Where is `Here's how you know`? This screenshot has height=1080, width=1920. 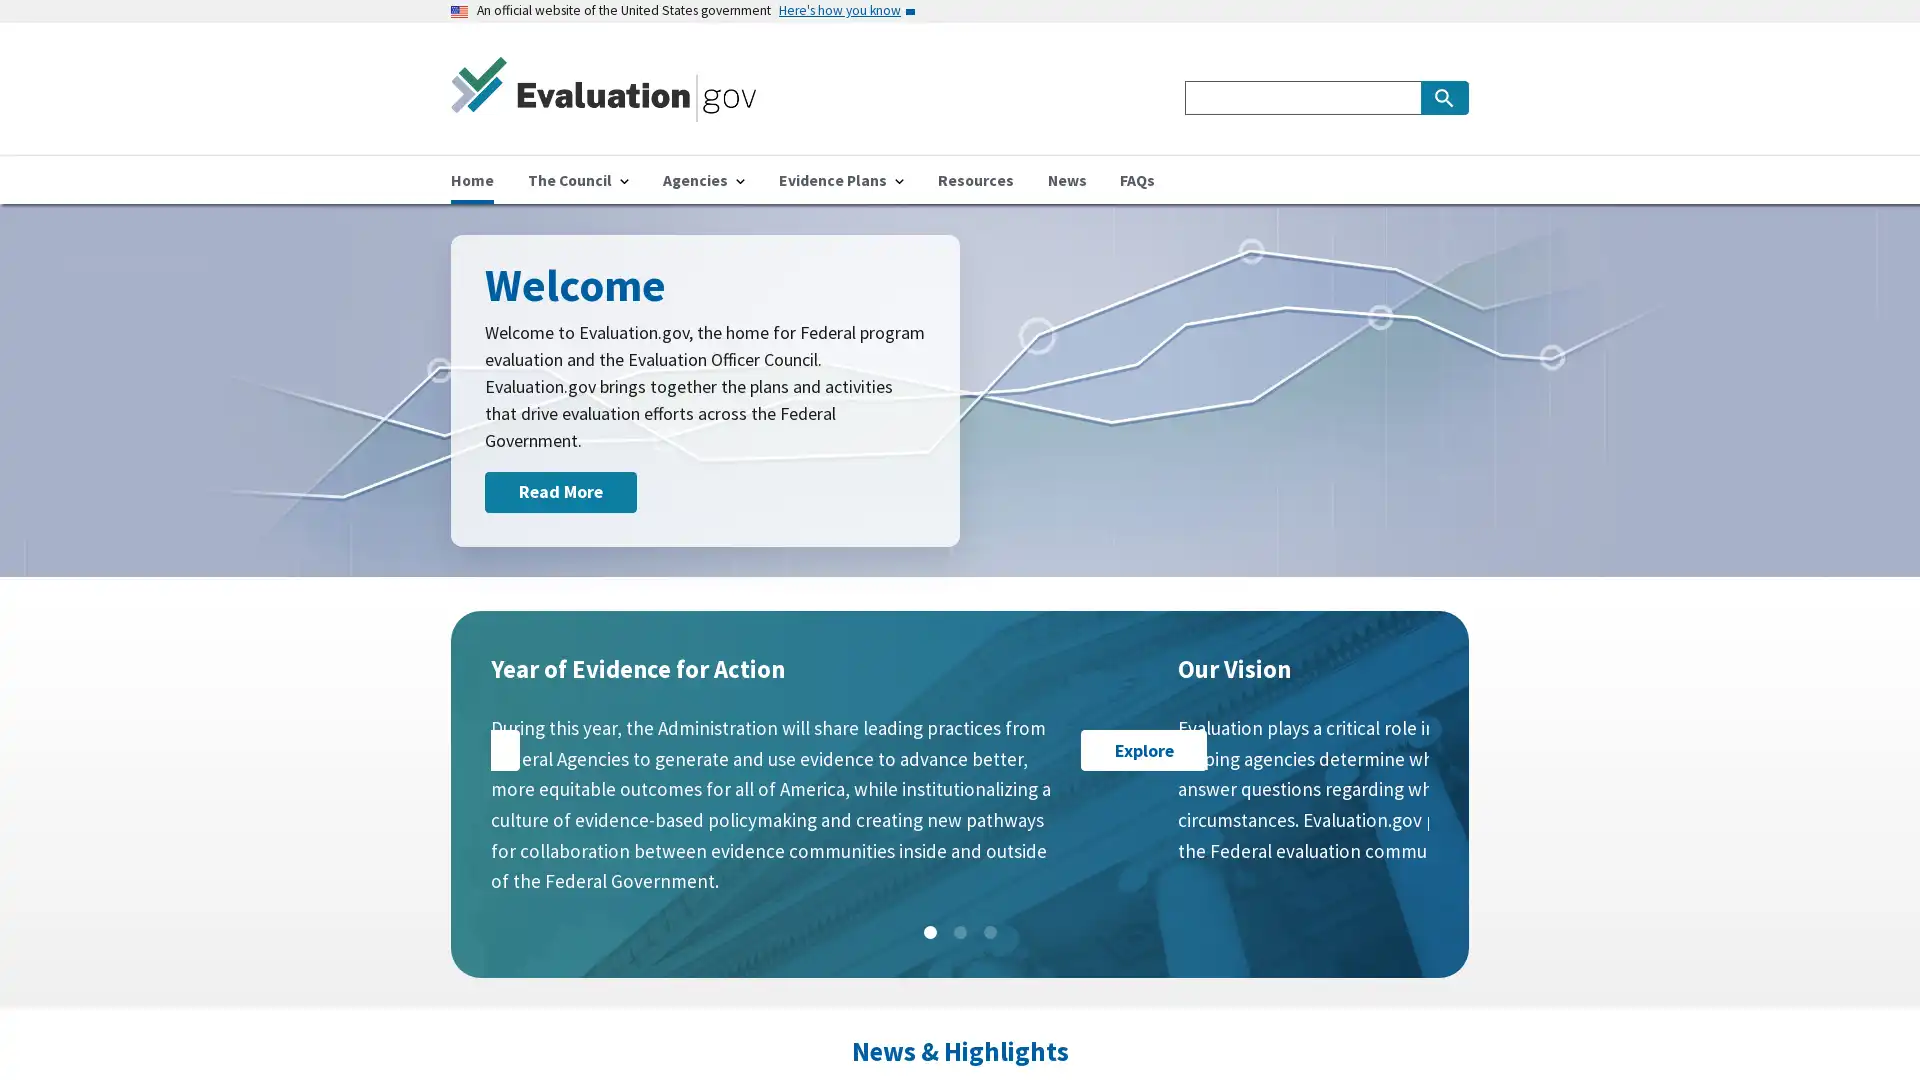 Here's how you know is located at coordinates (846, 11).